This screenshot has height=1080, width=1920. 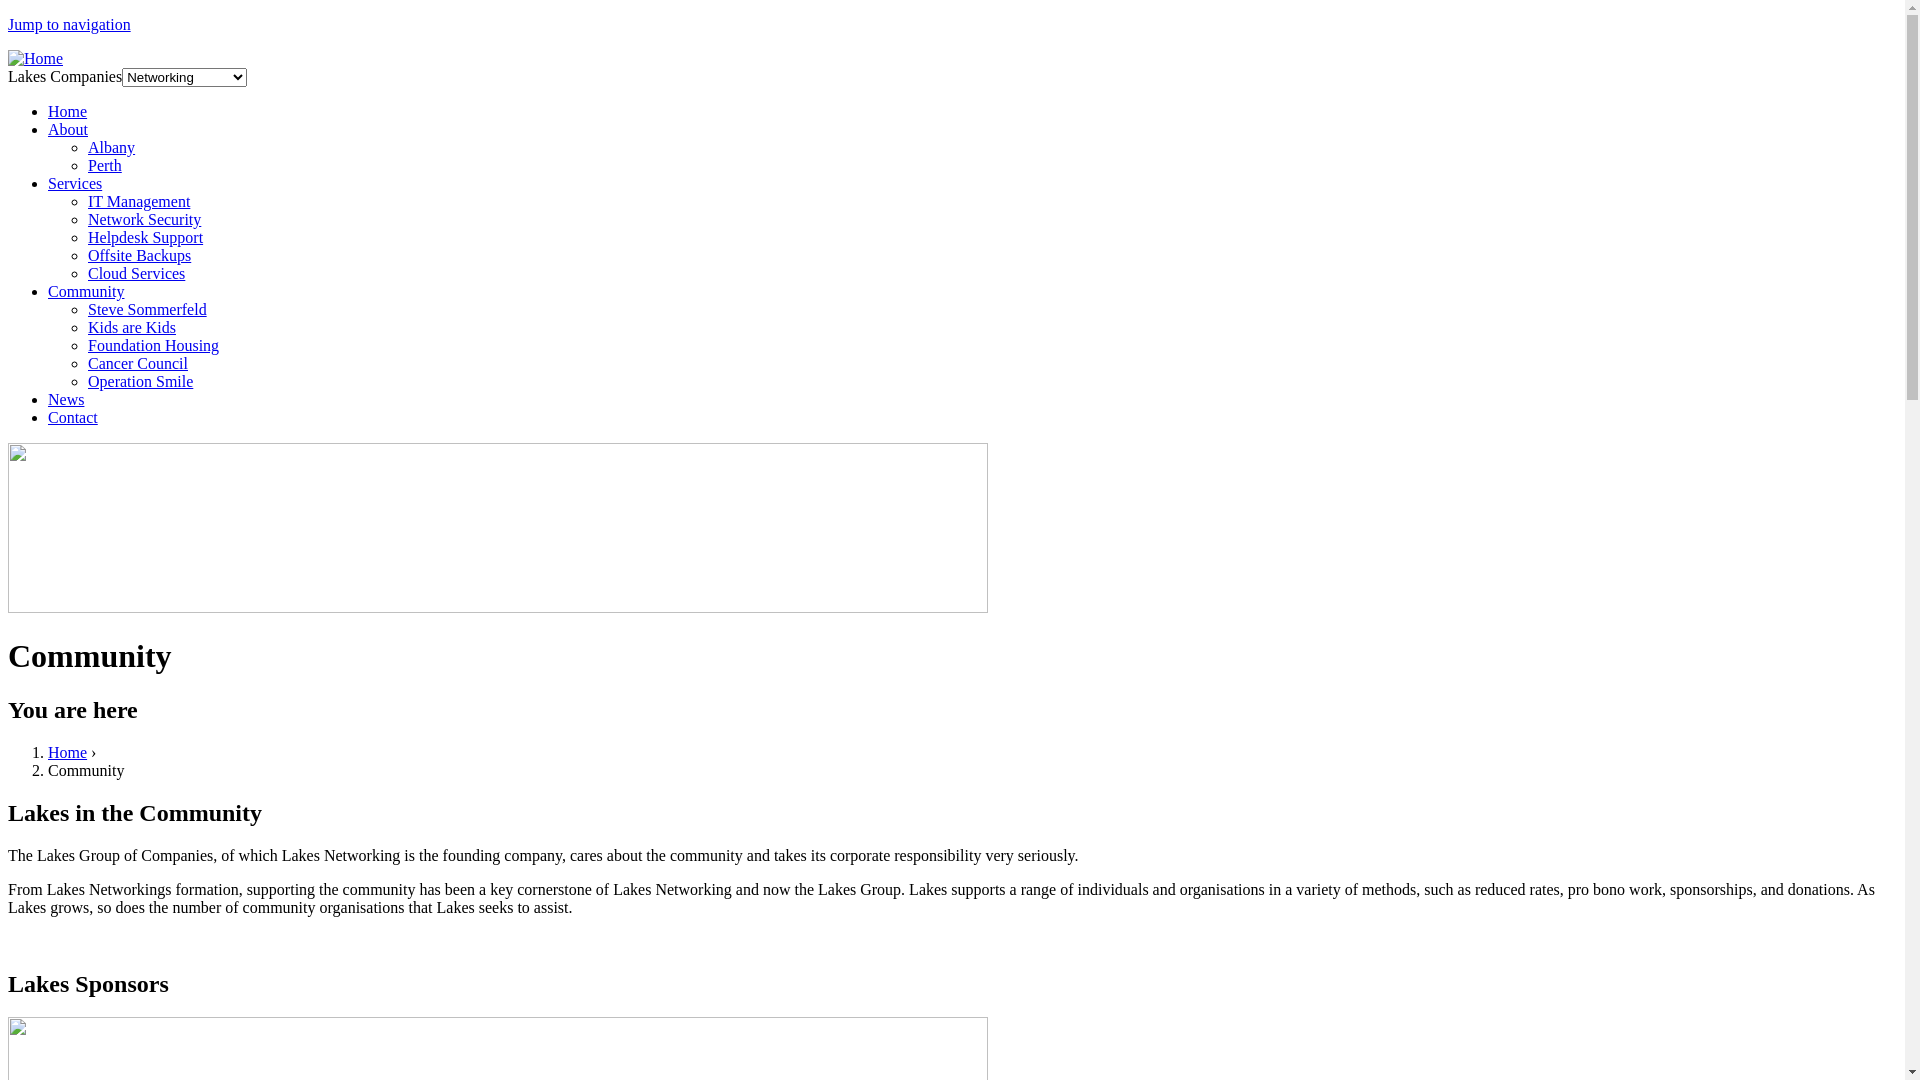 What do you see at coordinates (138, 201) in the screenshot?
I see `'IT Management'` at bounding box center [138, 201].